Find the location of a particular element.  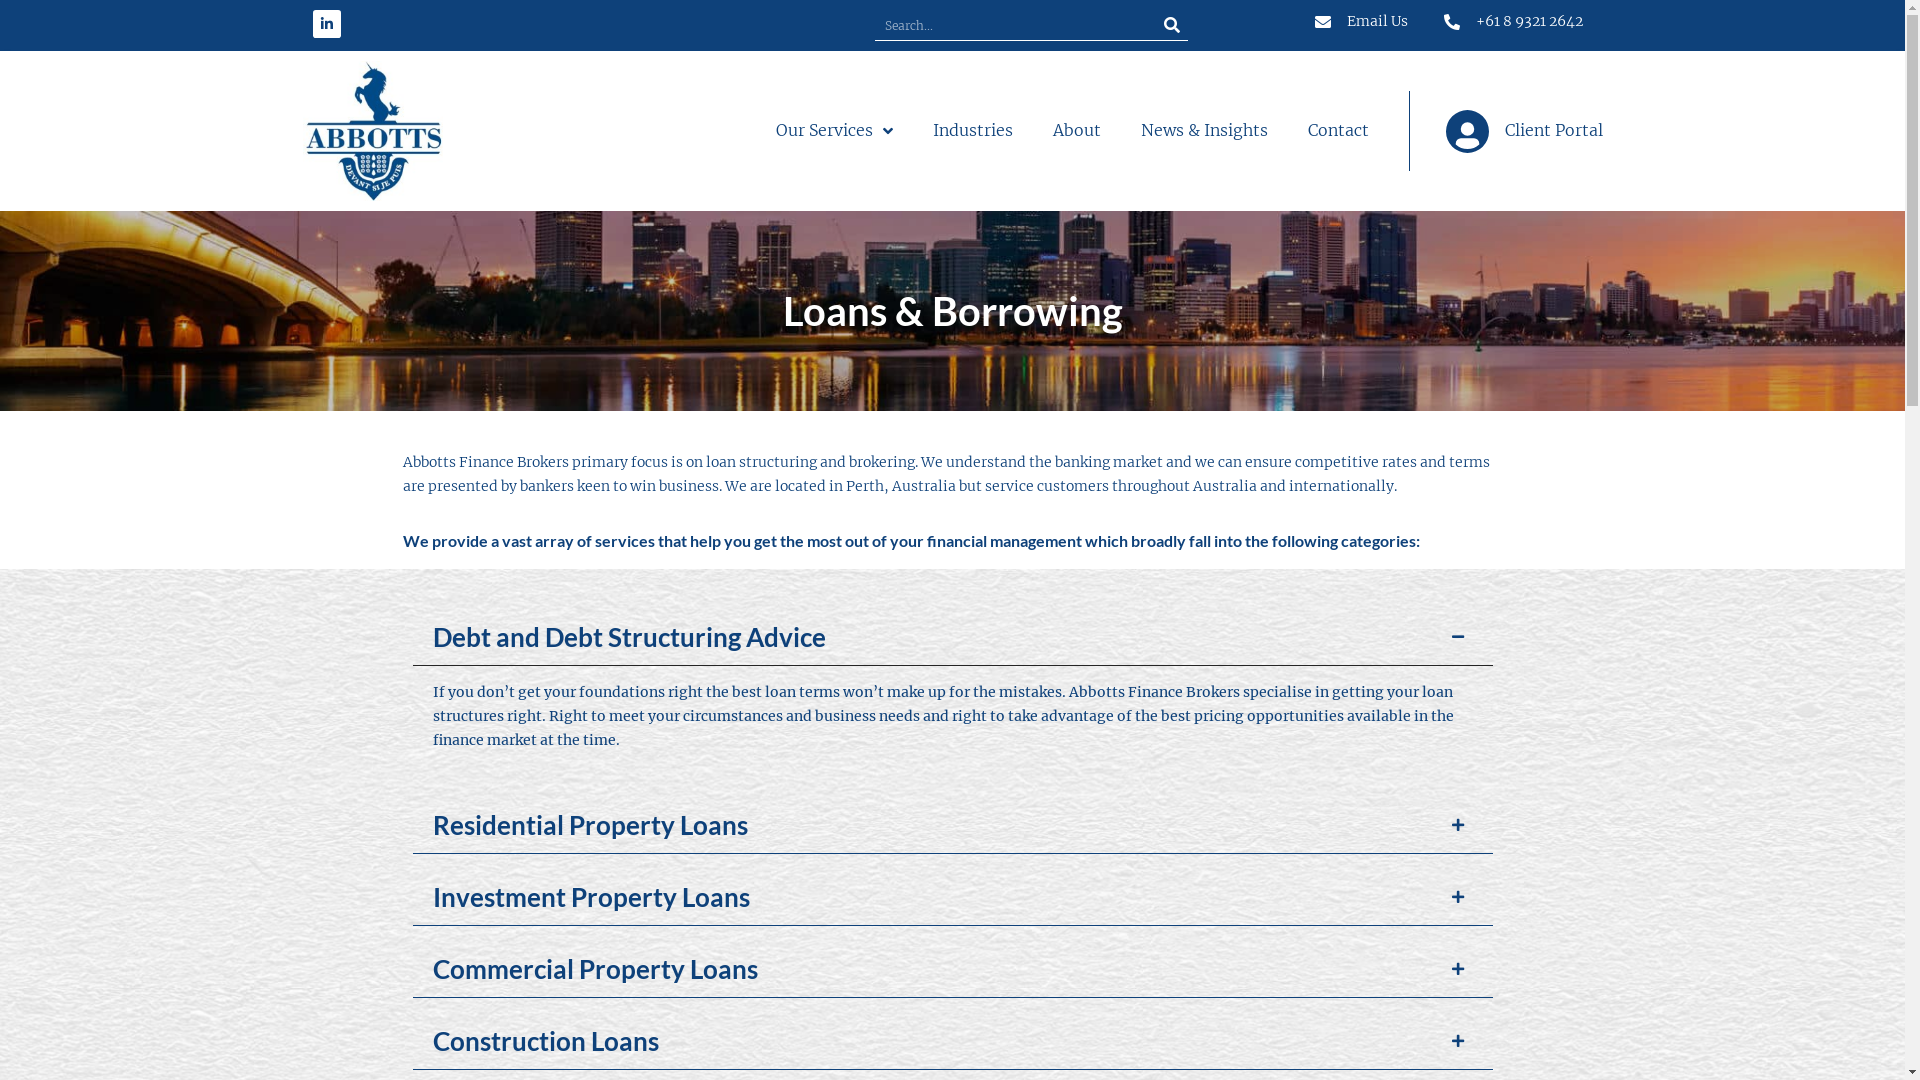

'Email Us' is located at coordinates (1359, 22).